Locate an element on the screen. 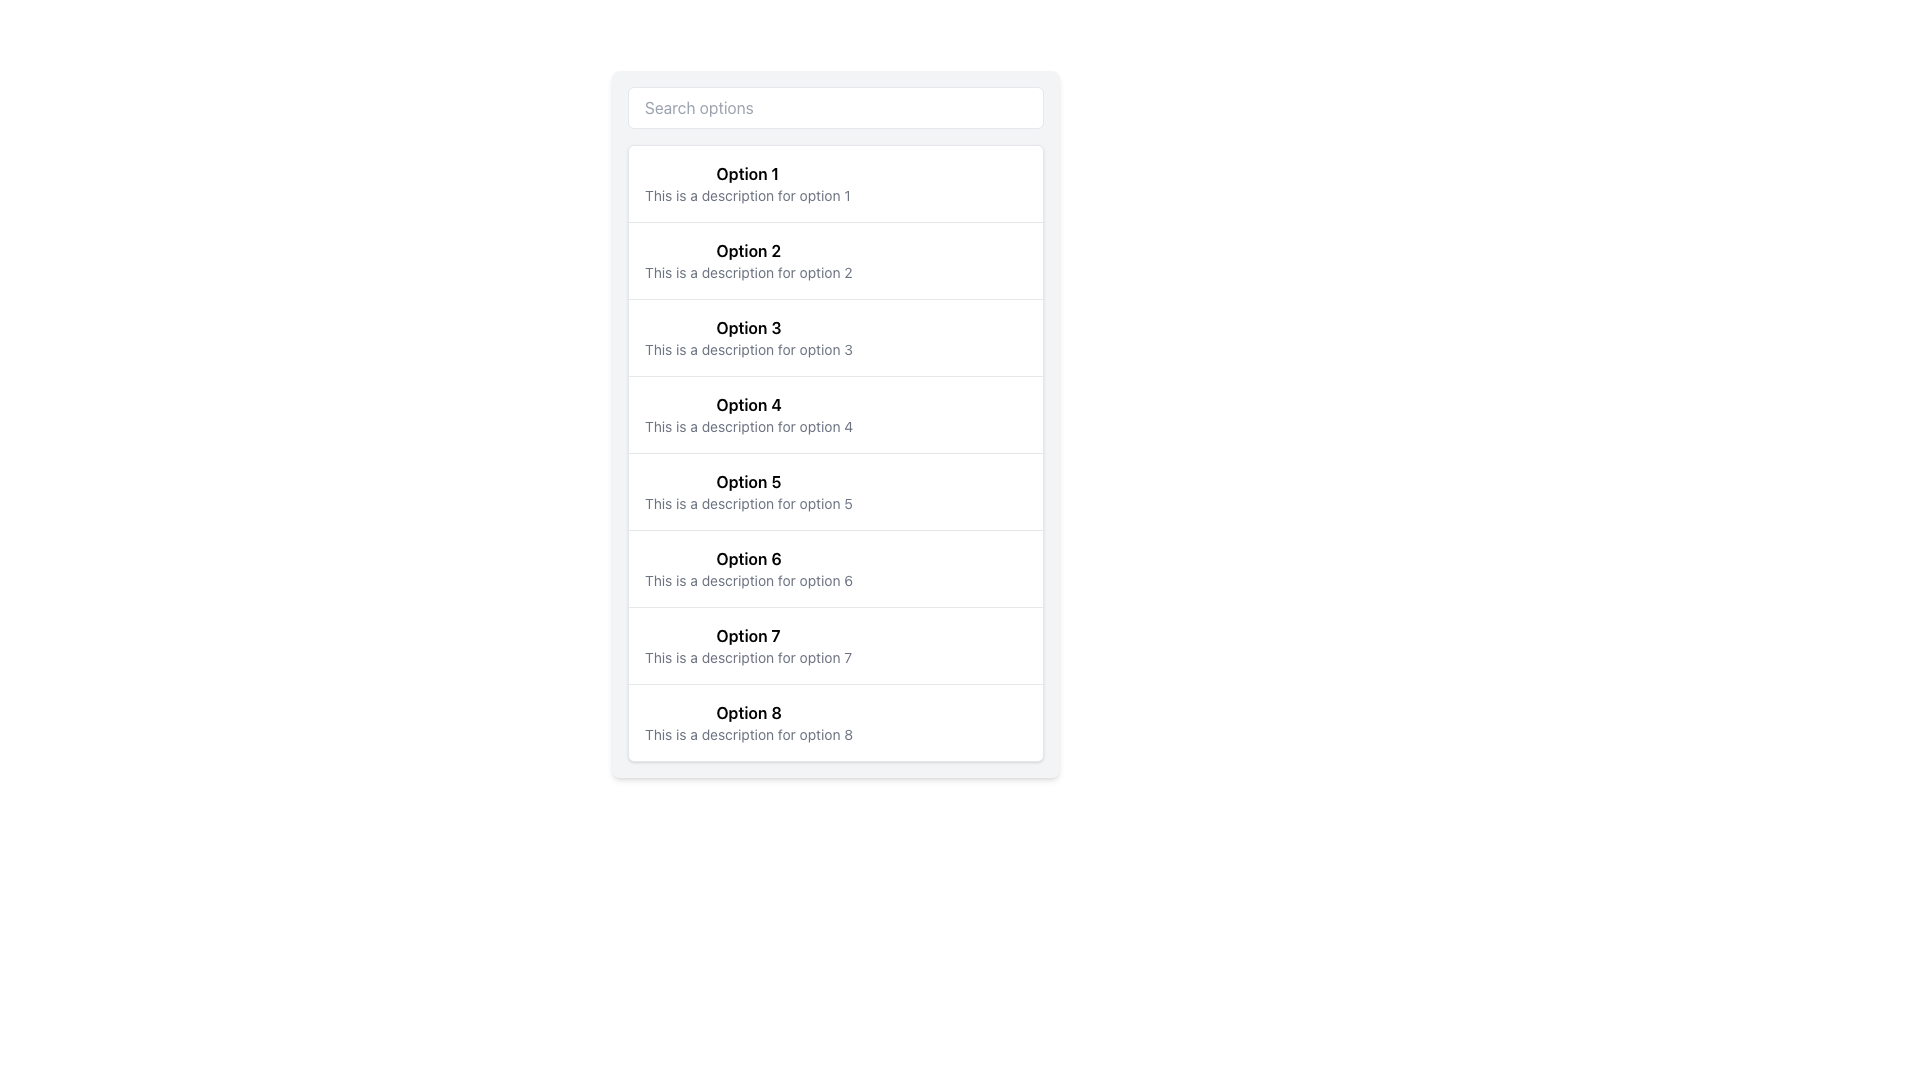 This screenshot has height=1080, width=1920. the third selectable option in the list is located at coordinates (747, 337).